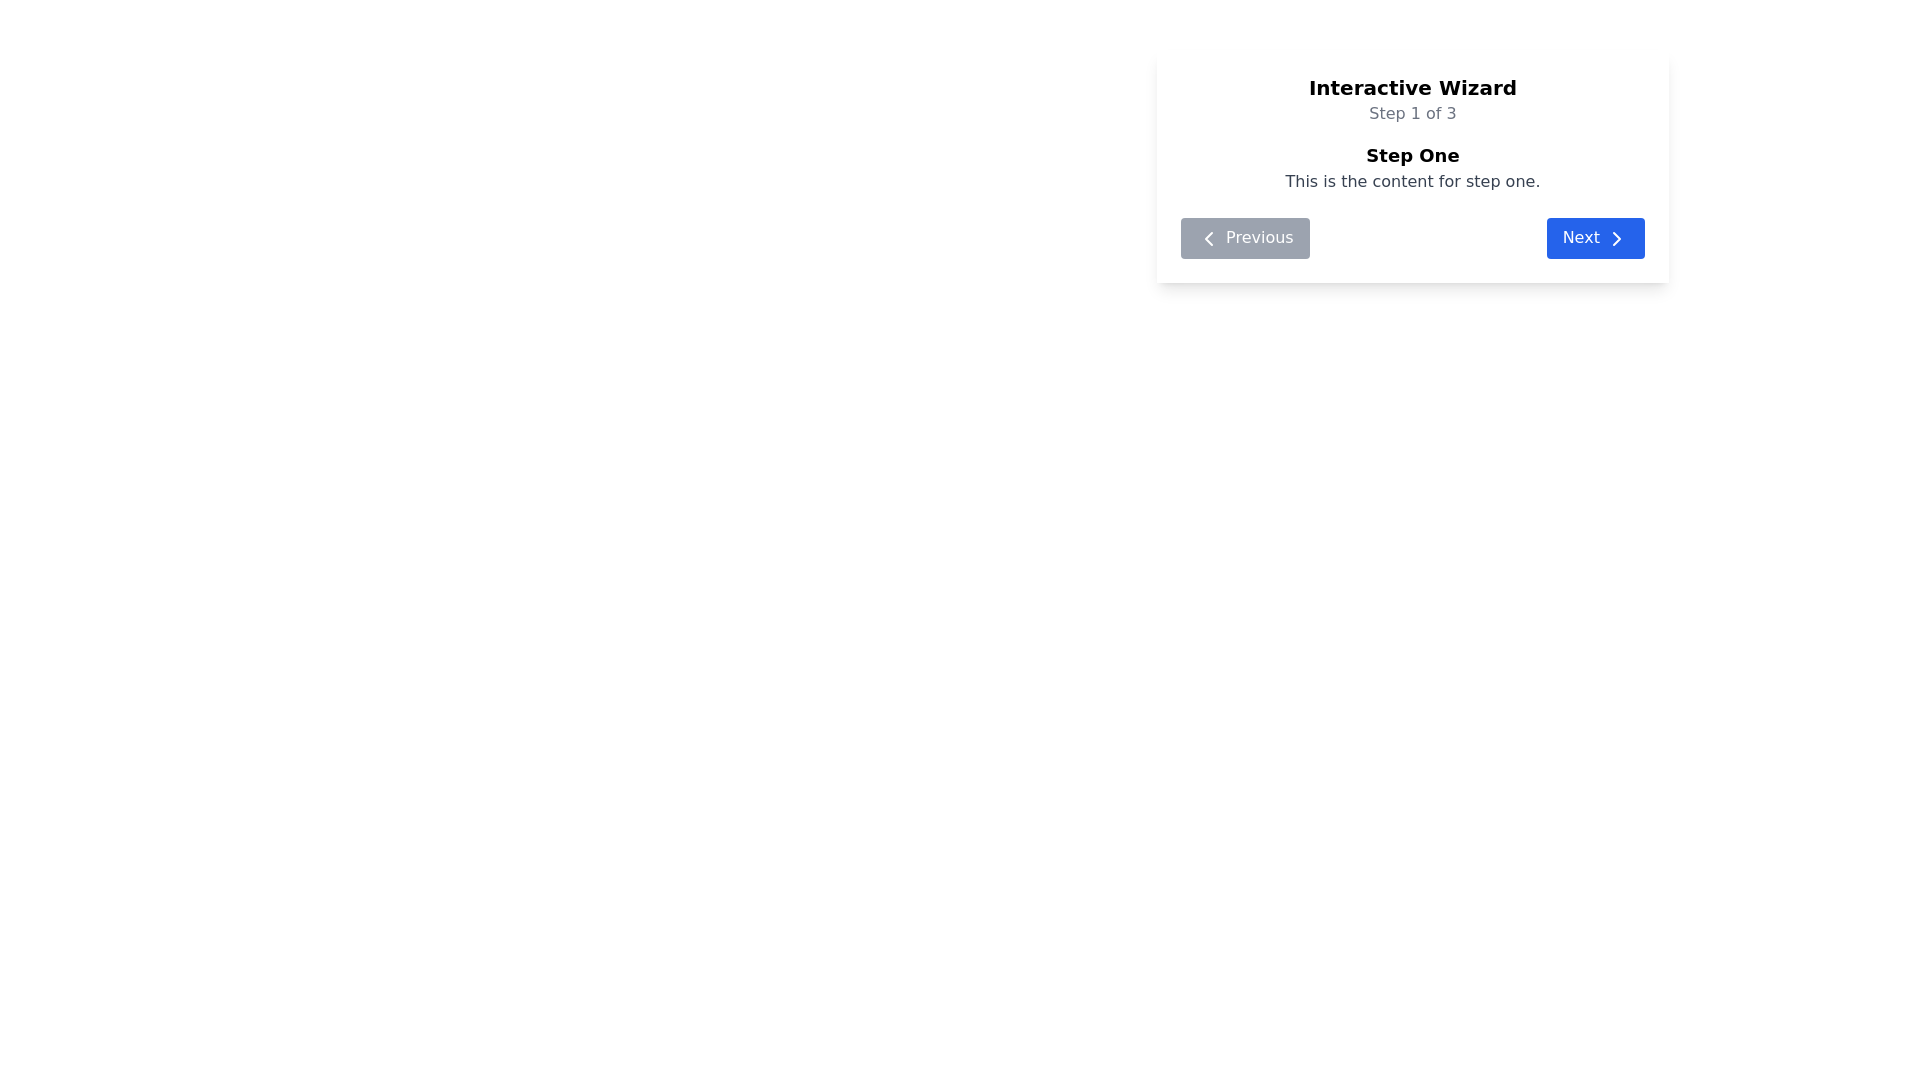  I want to click on the text element displaying 'Interactive Wizard', which is bold and prominently positioned at the top center of the content area, so click(1411, 87).